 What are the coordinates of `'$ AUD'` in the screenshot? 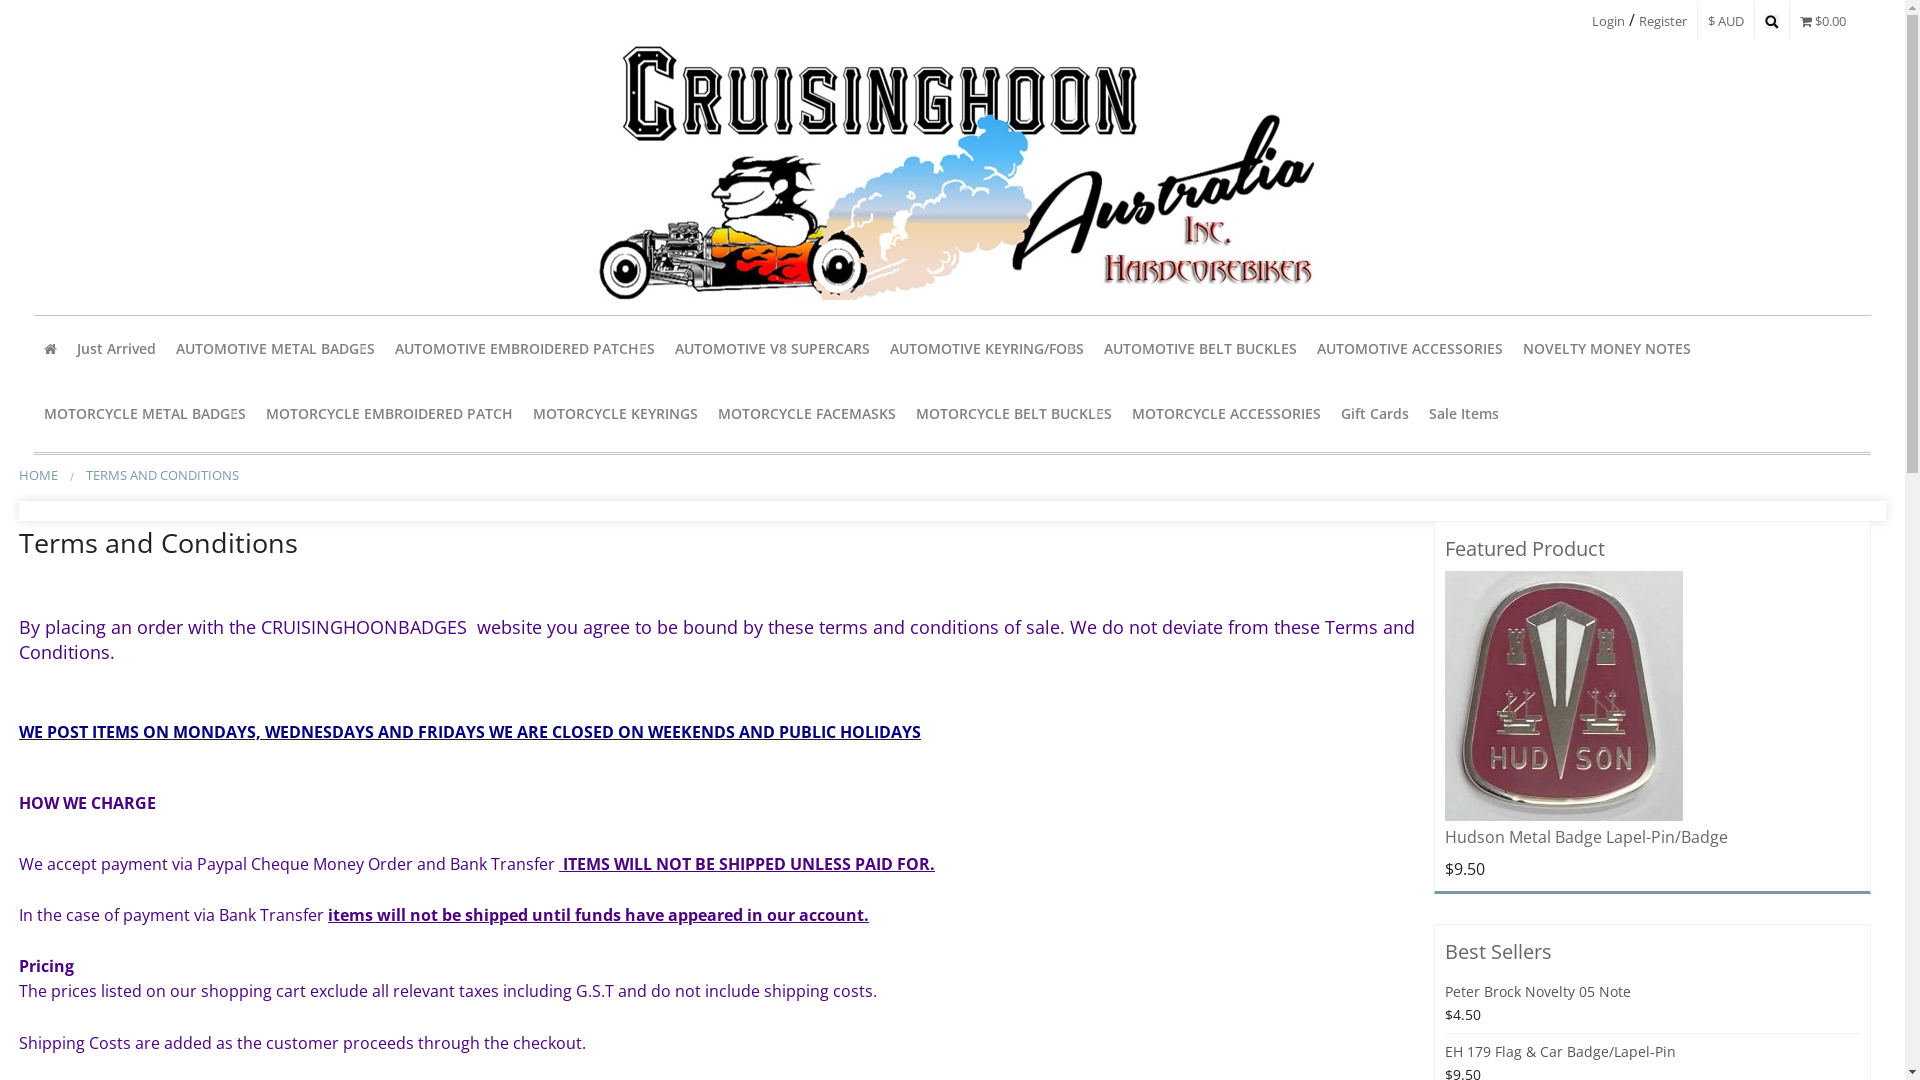 It's located at (1725, 20).